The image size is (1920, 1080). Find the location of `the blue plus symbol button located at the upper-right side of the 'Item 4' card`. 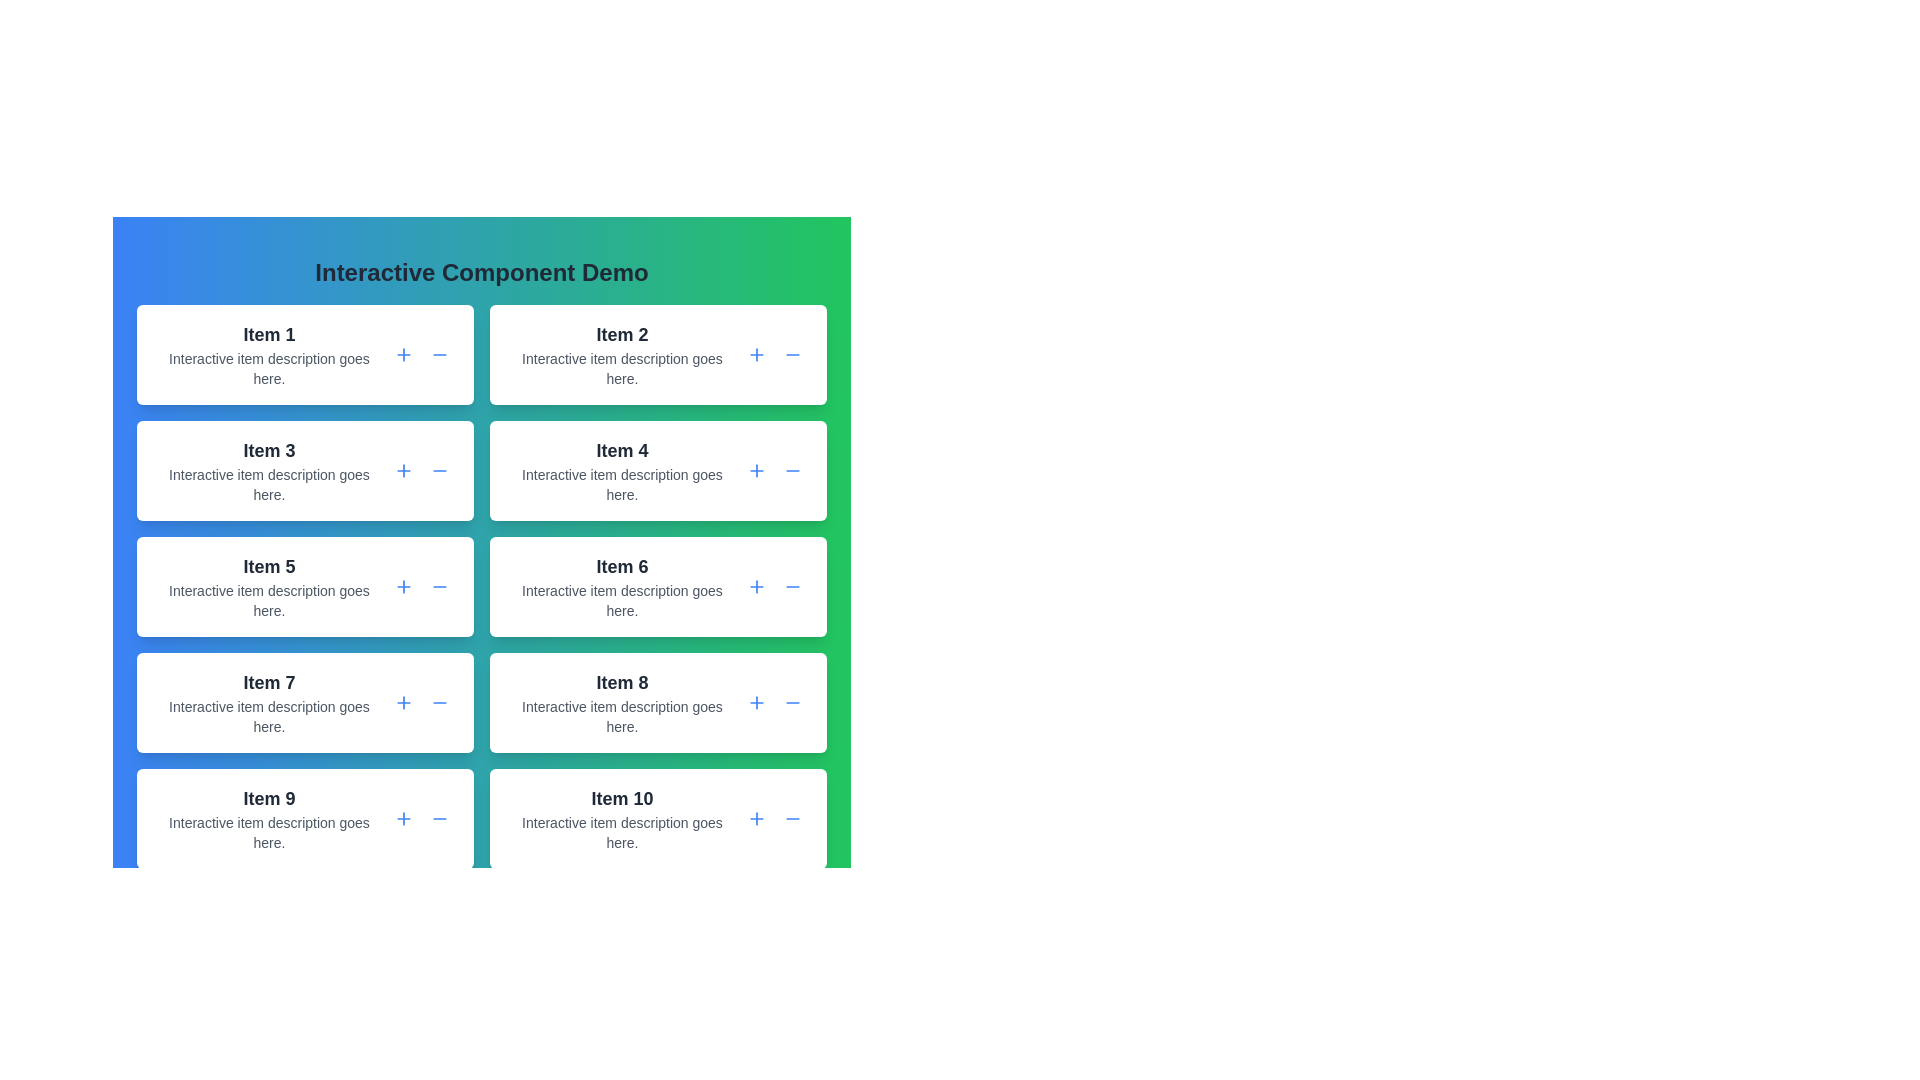

the blue plus symbol button located at the upper-right side of the 'Item 4' card is located at coordinates (756, 470).